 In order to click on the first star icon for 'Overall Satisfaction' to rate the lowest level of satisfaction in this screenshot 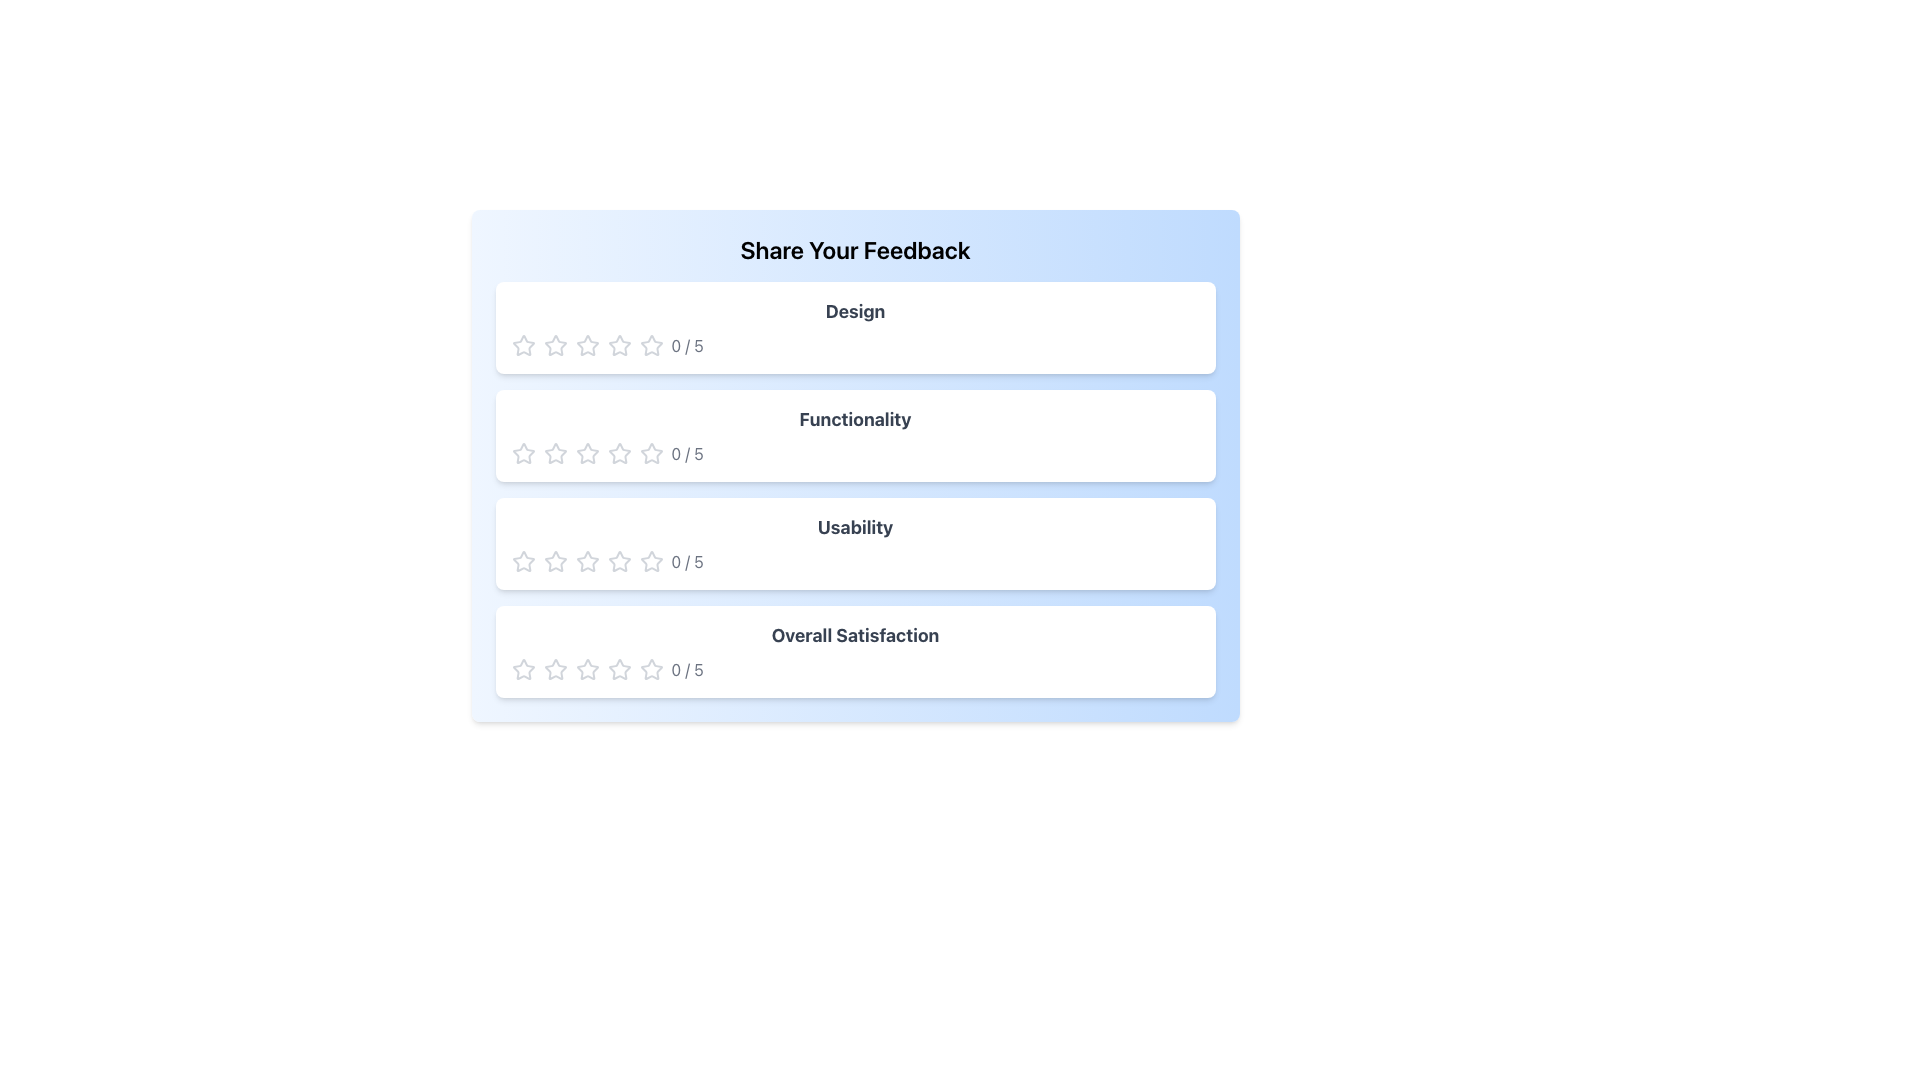, I will do `click(651, 669)`.